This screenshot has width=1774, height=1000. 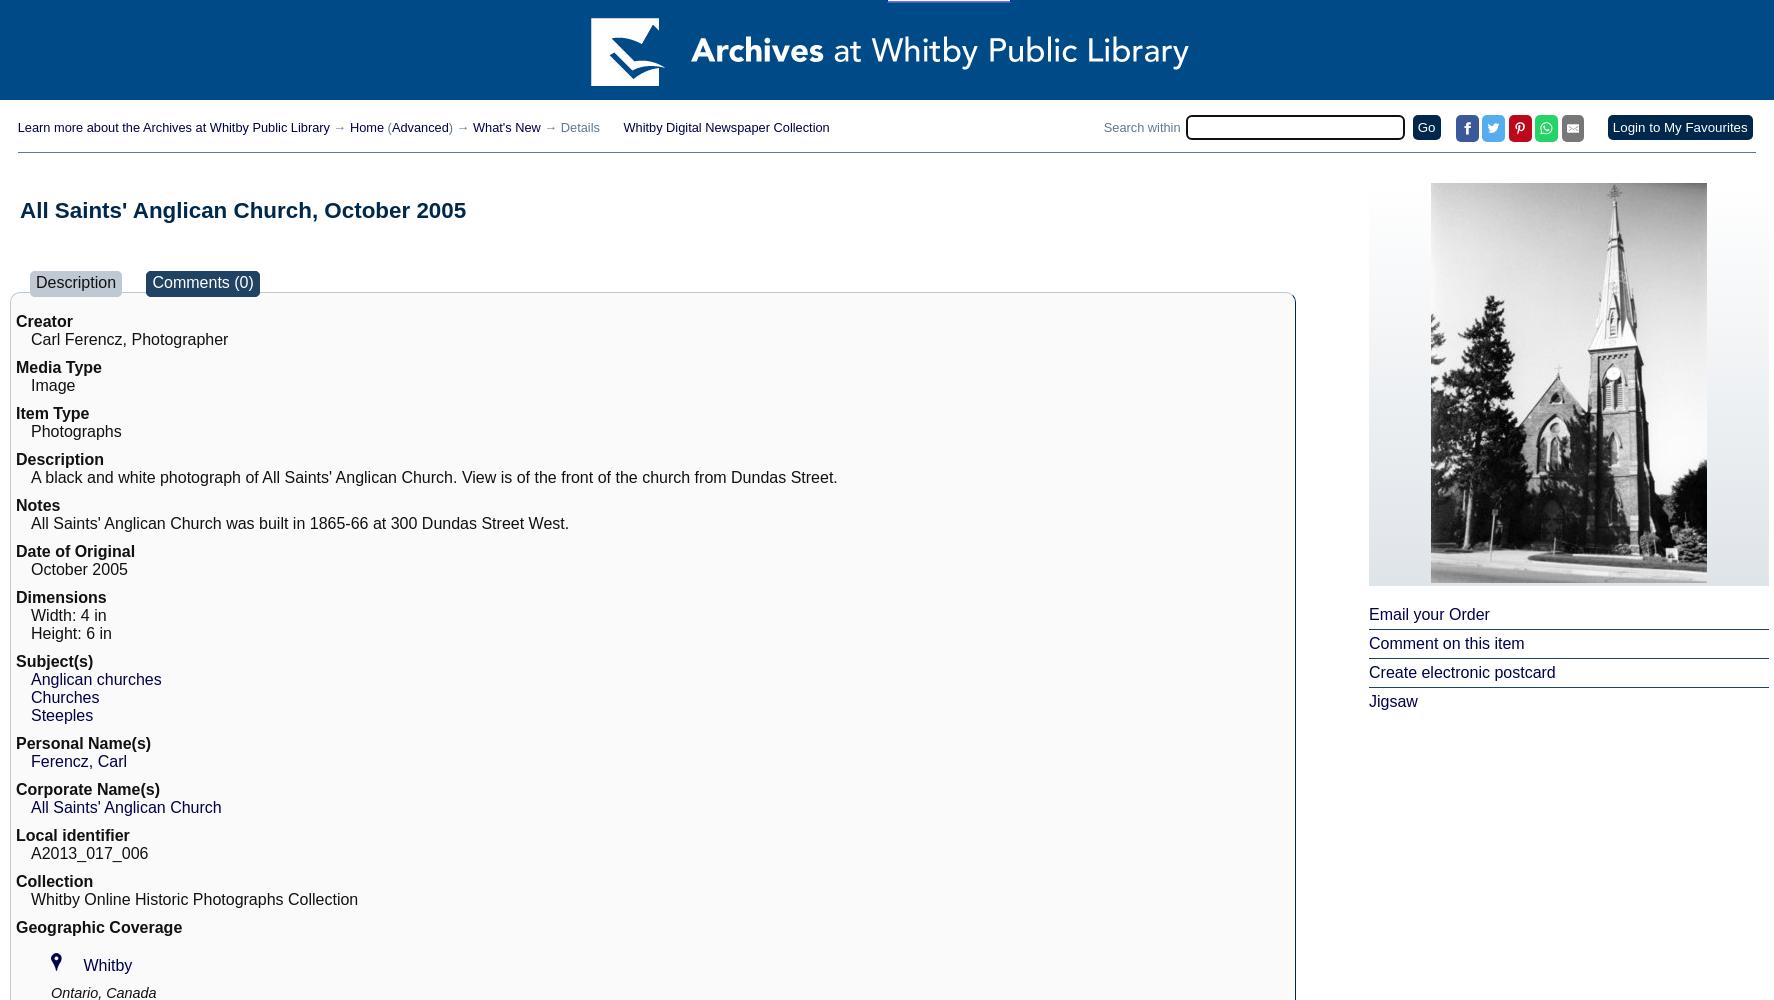 What do you see at coordinates (42, 320) in the screenshot?
I see `'Creator'` at bounding box center [42, 320].